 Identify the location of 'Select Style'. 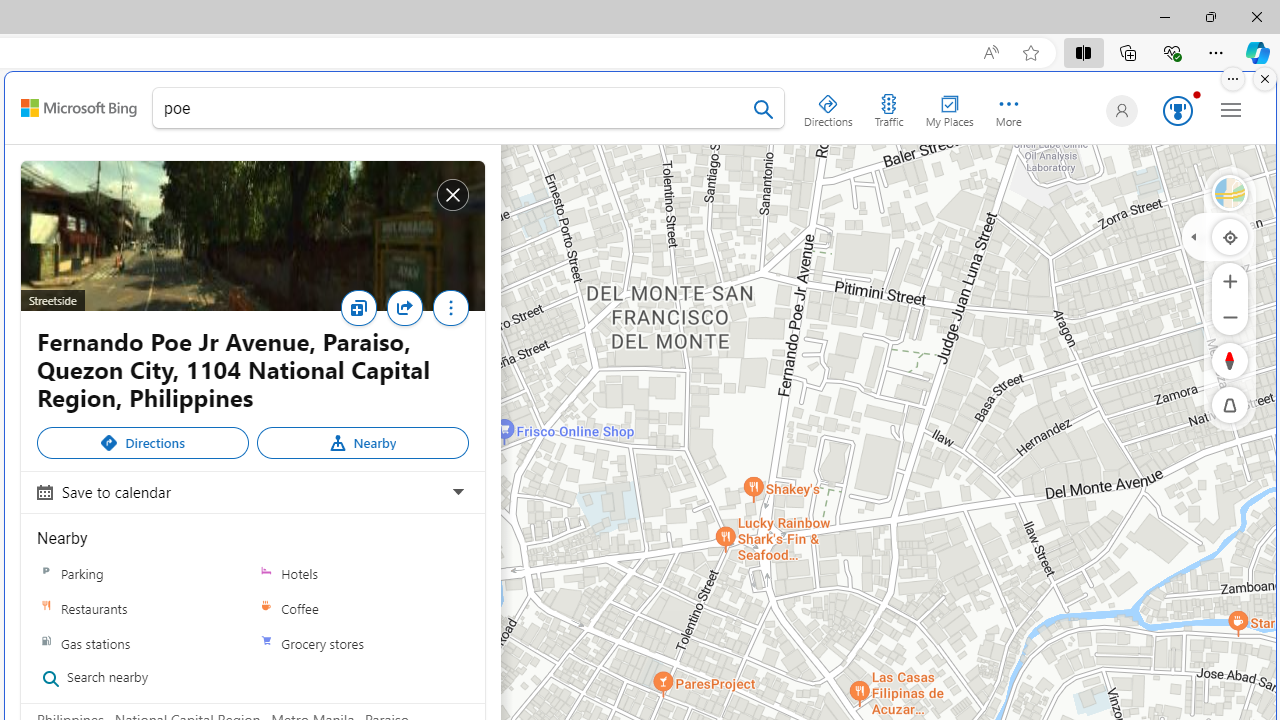
(1229, 192).